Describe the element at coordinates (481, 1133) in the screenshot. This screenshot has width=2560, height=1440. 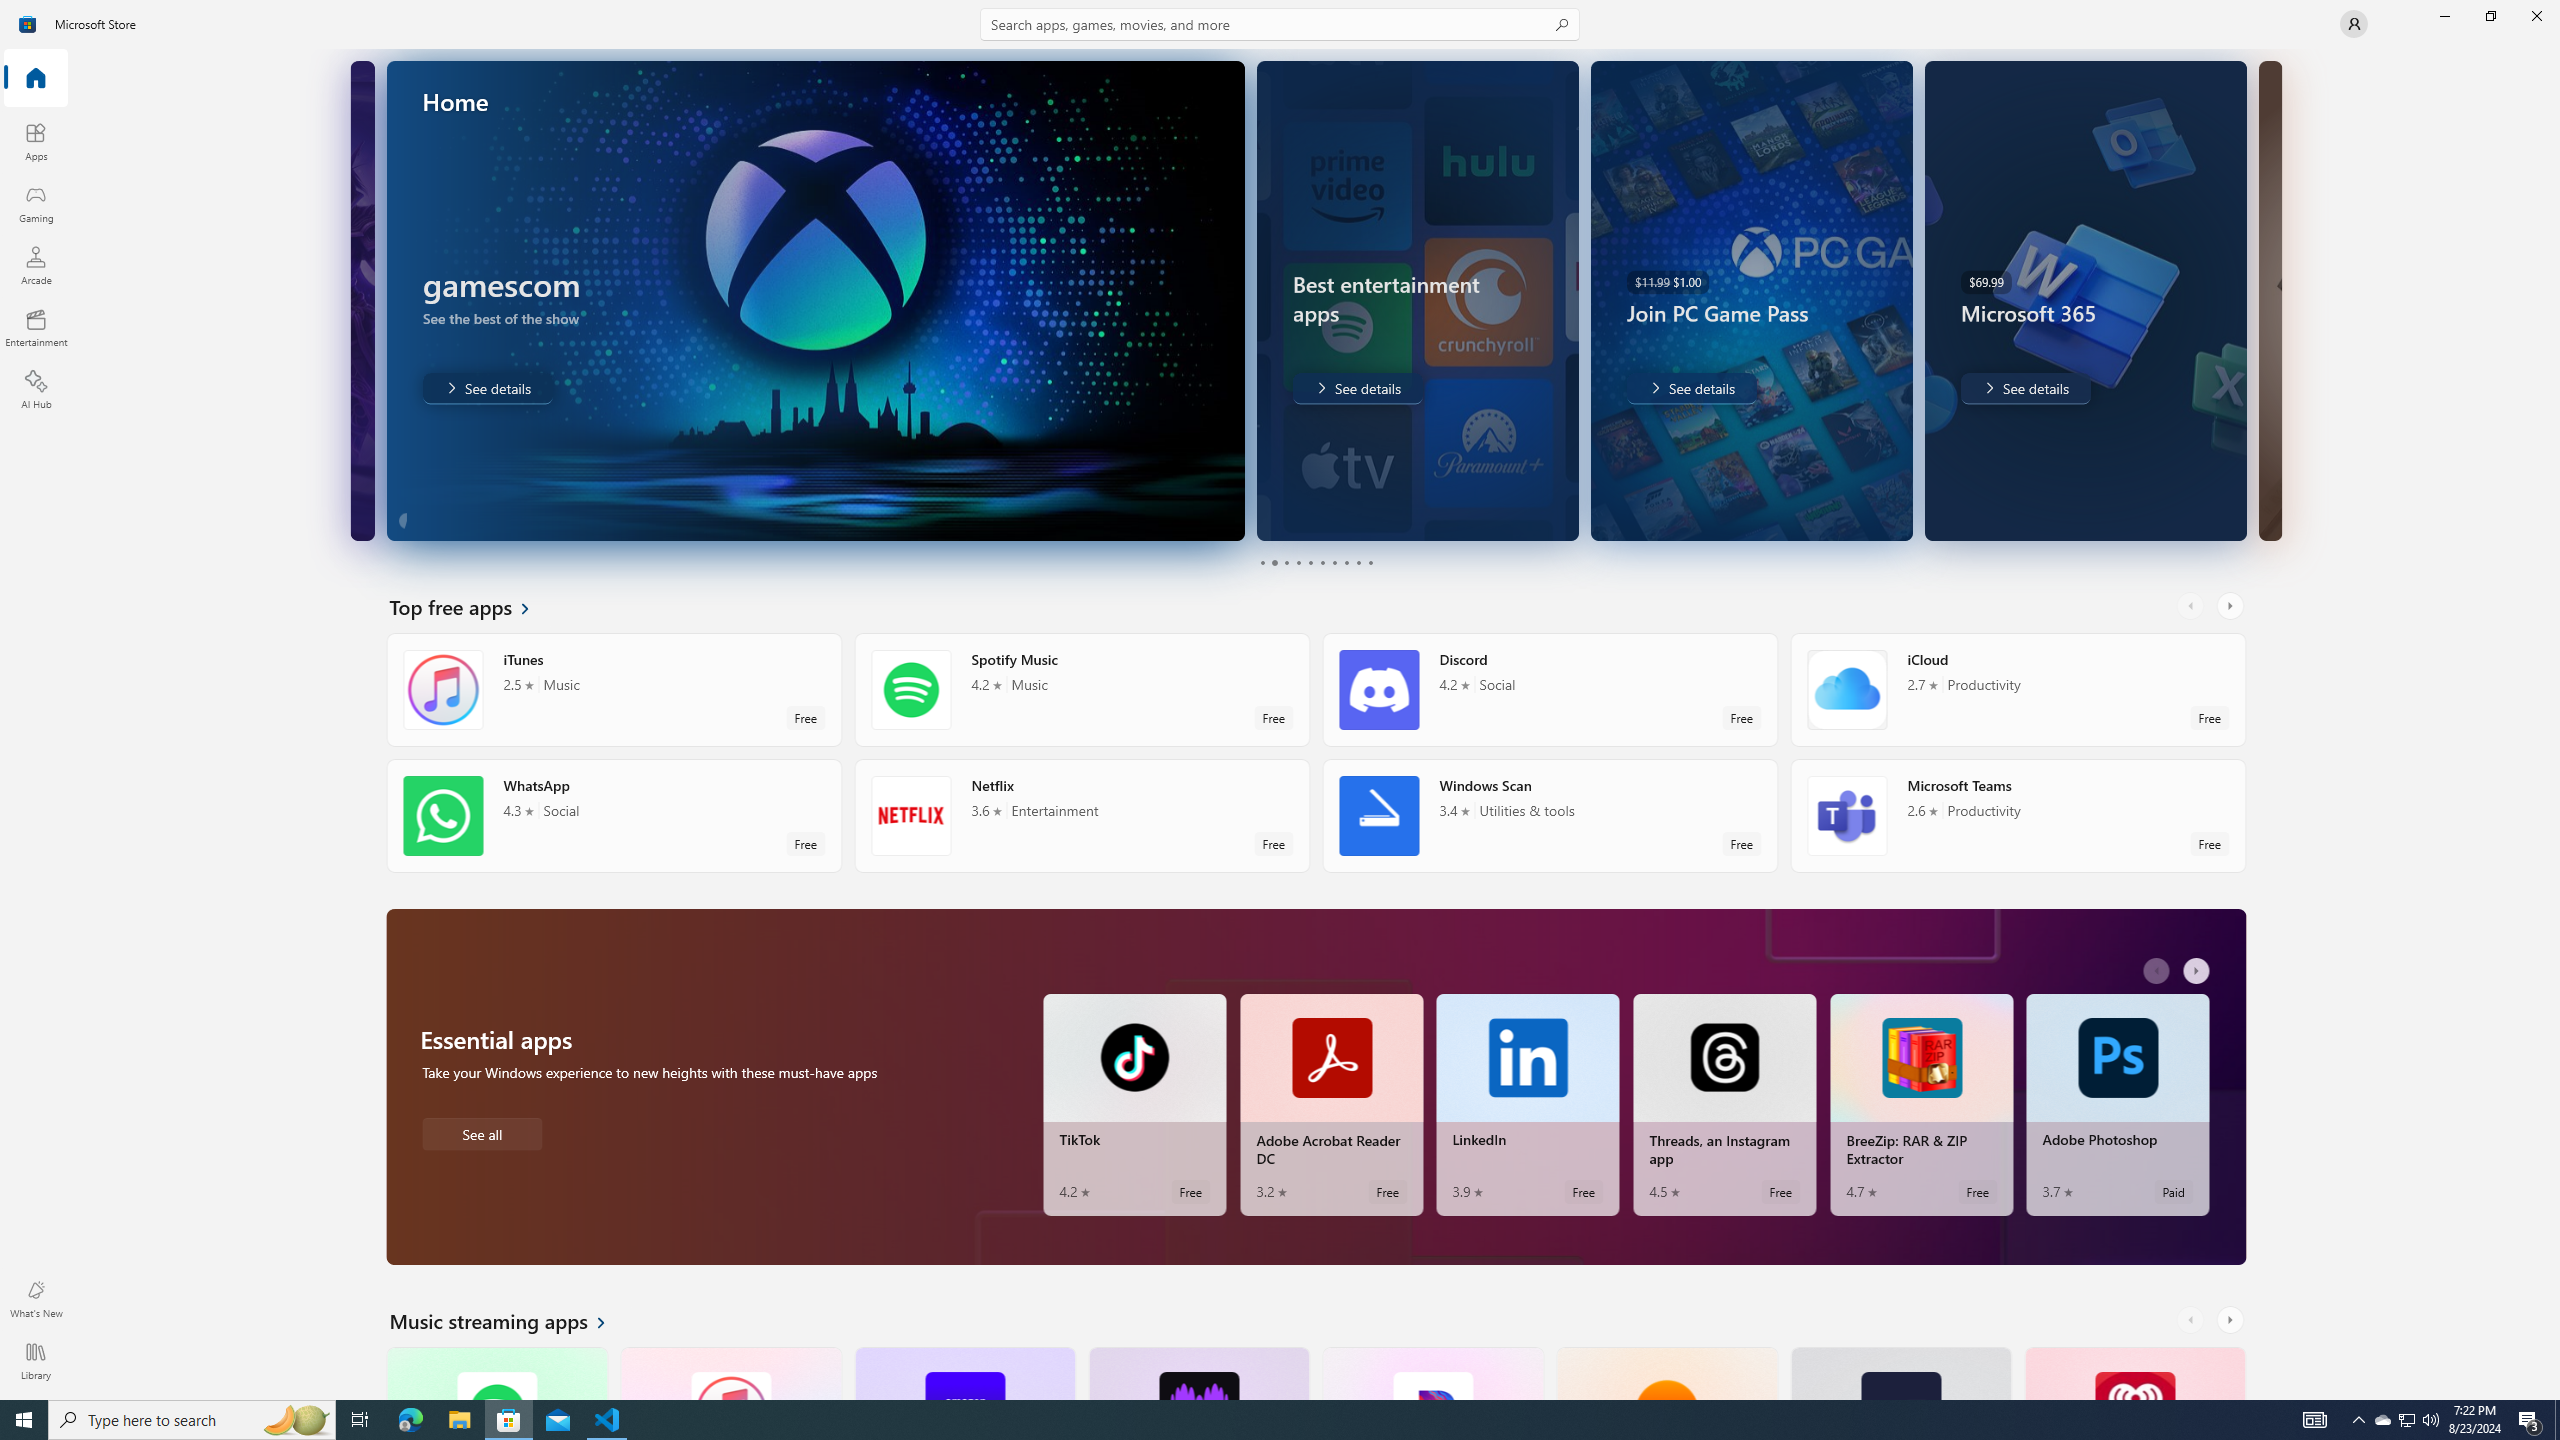
I see `'See all  Essential apps'` at that location.